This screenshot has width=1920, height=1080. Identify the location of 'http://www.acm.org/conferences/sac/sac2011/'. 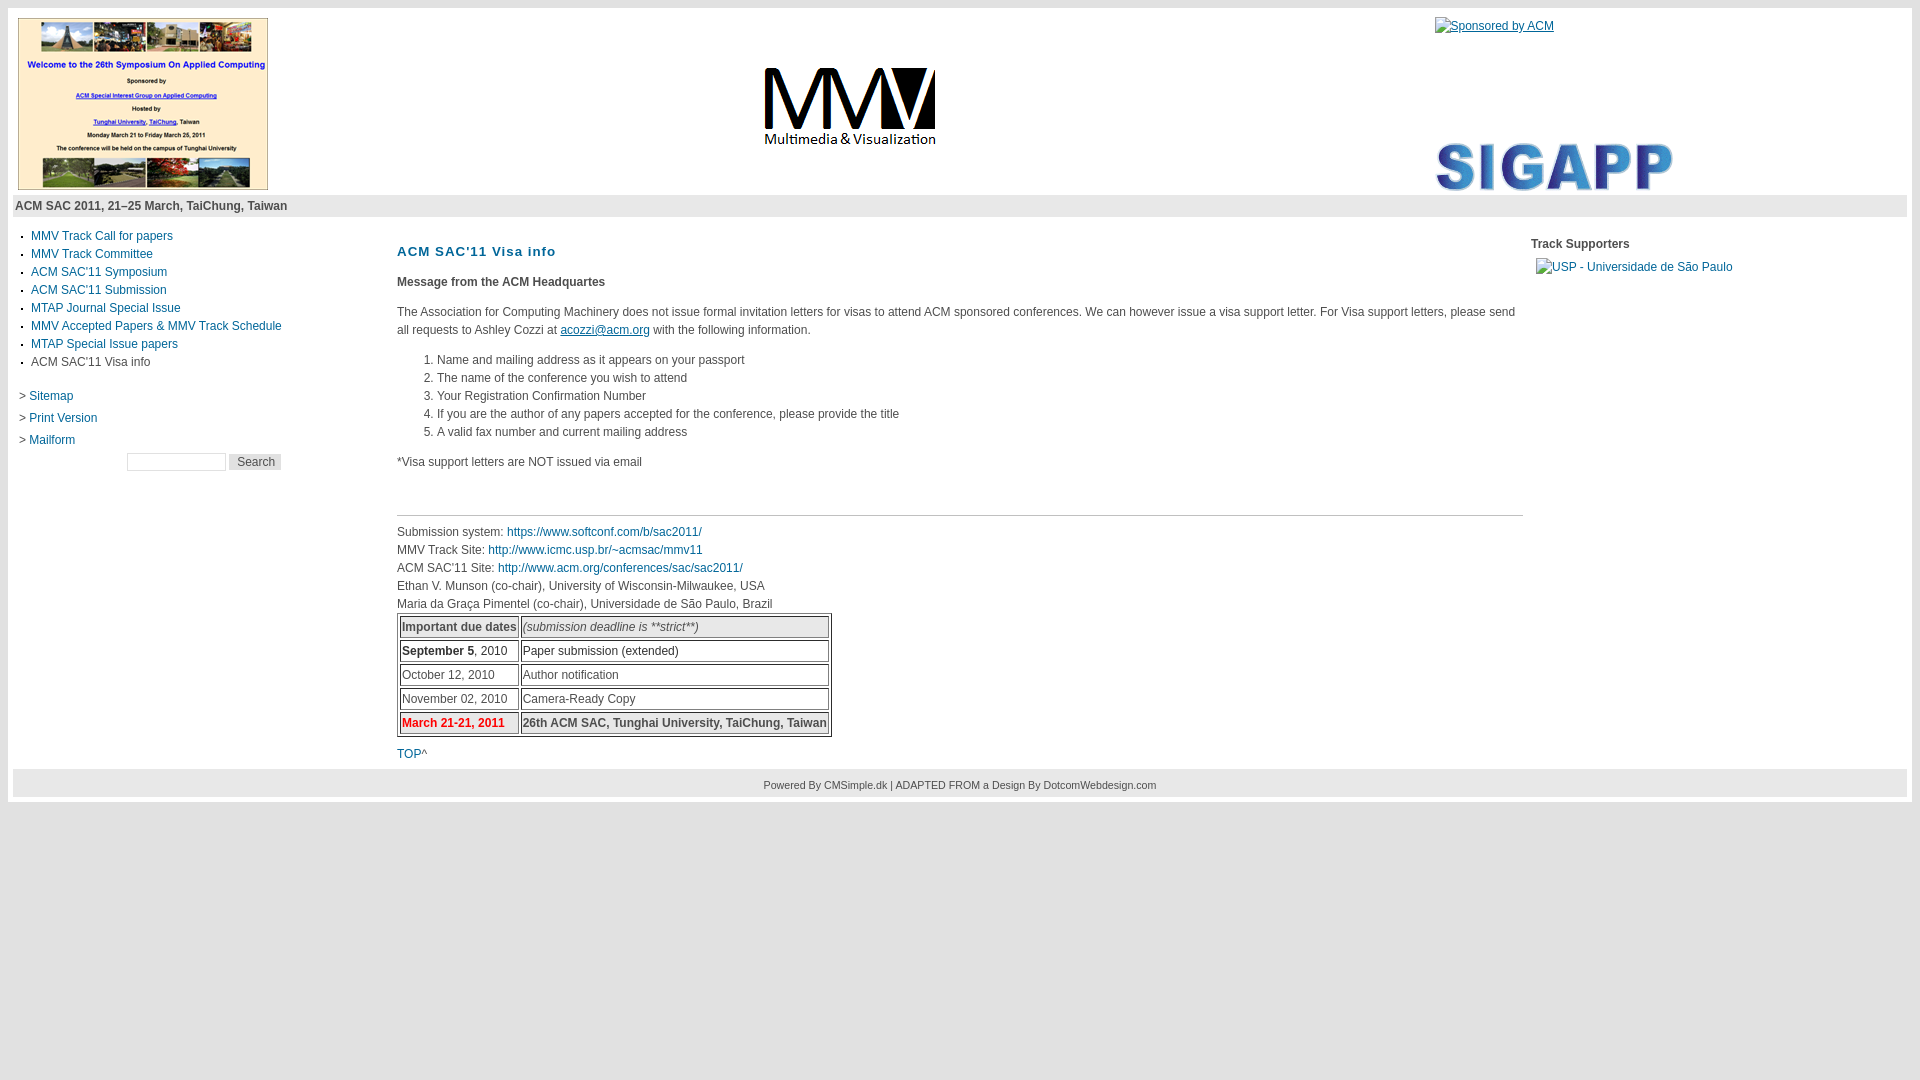
(619, 567).